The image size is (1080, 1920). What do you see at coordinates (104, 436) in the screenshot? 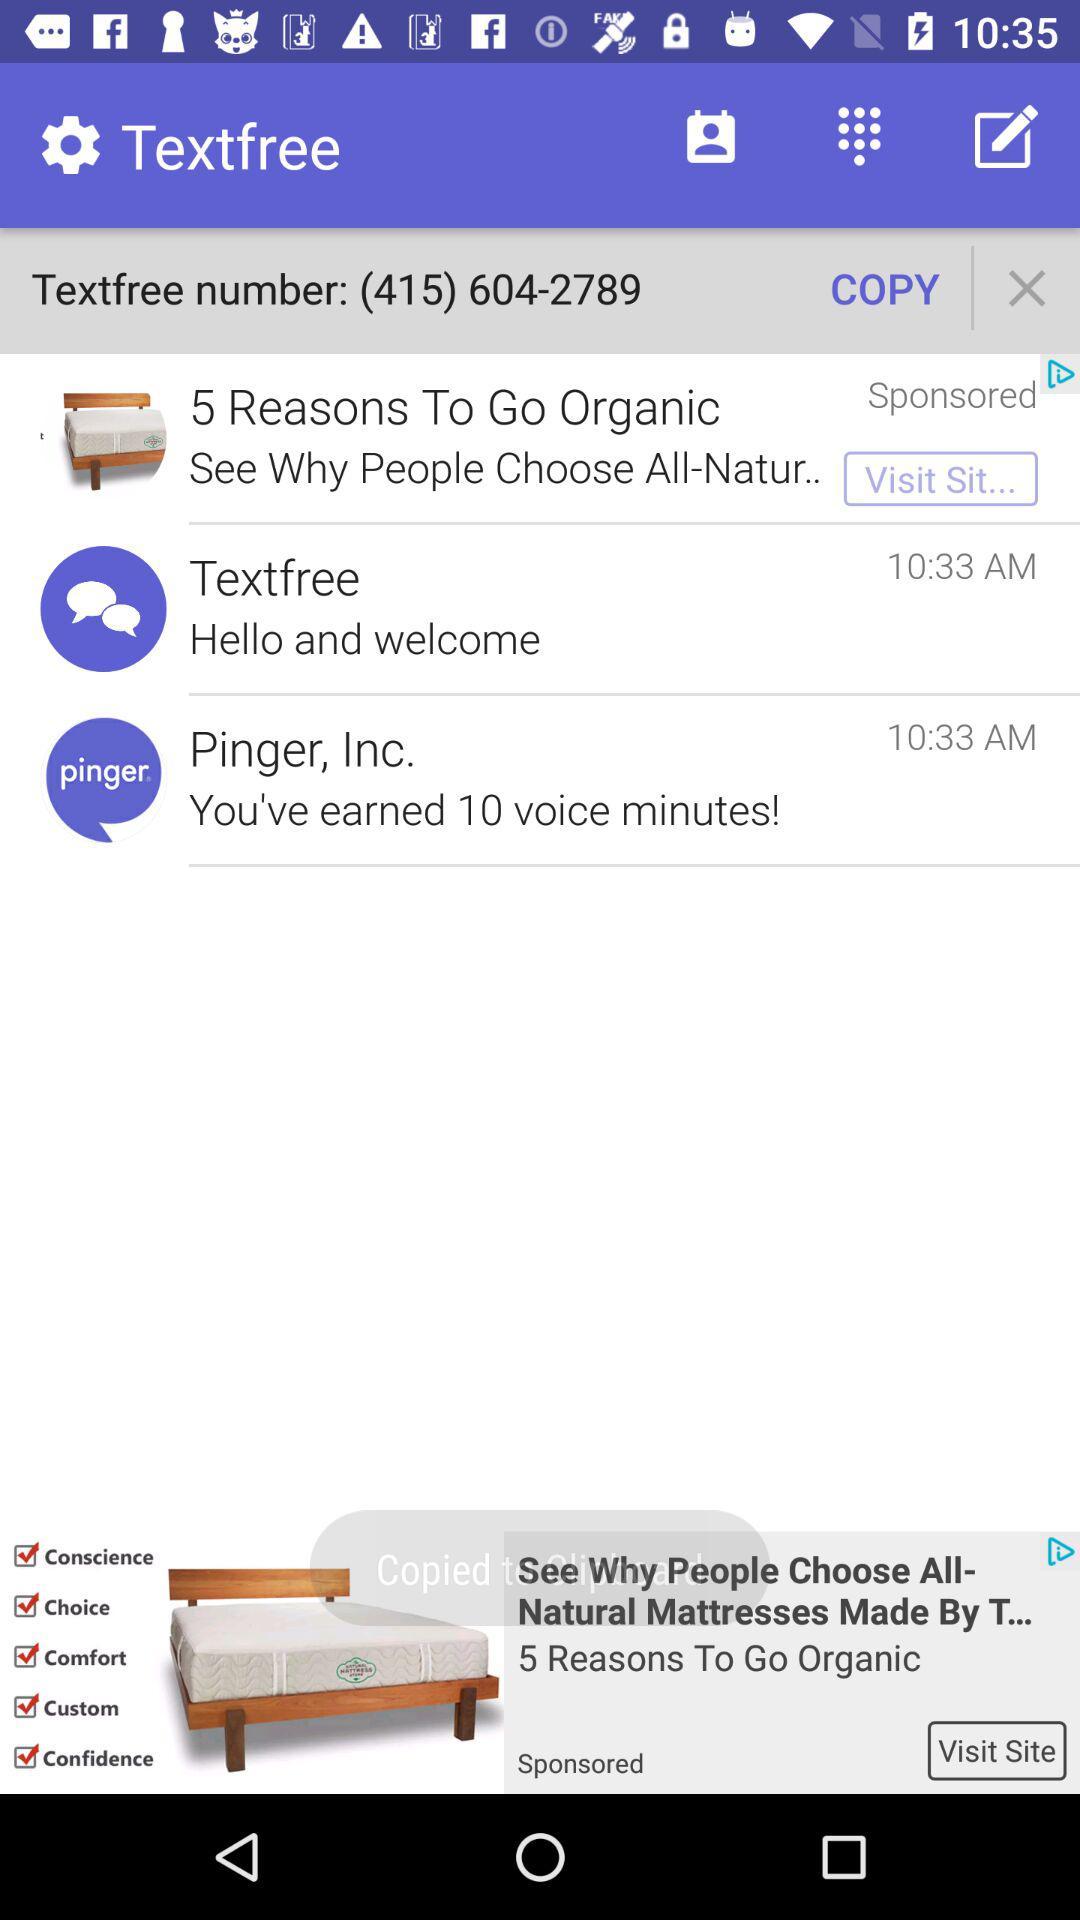
I see `the first image on the web page` at bounding box center [104, 436].